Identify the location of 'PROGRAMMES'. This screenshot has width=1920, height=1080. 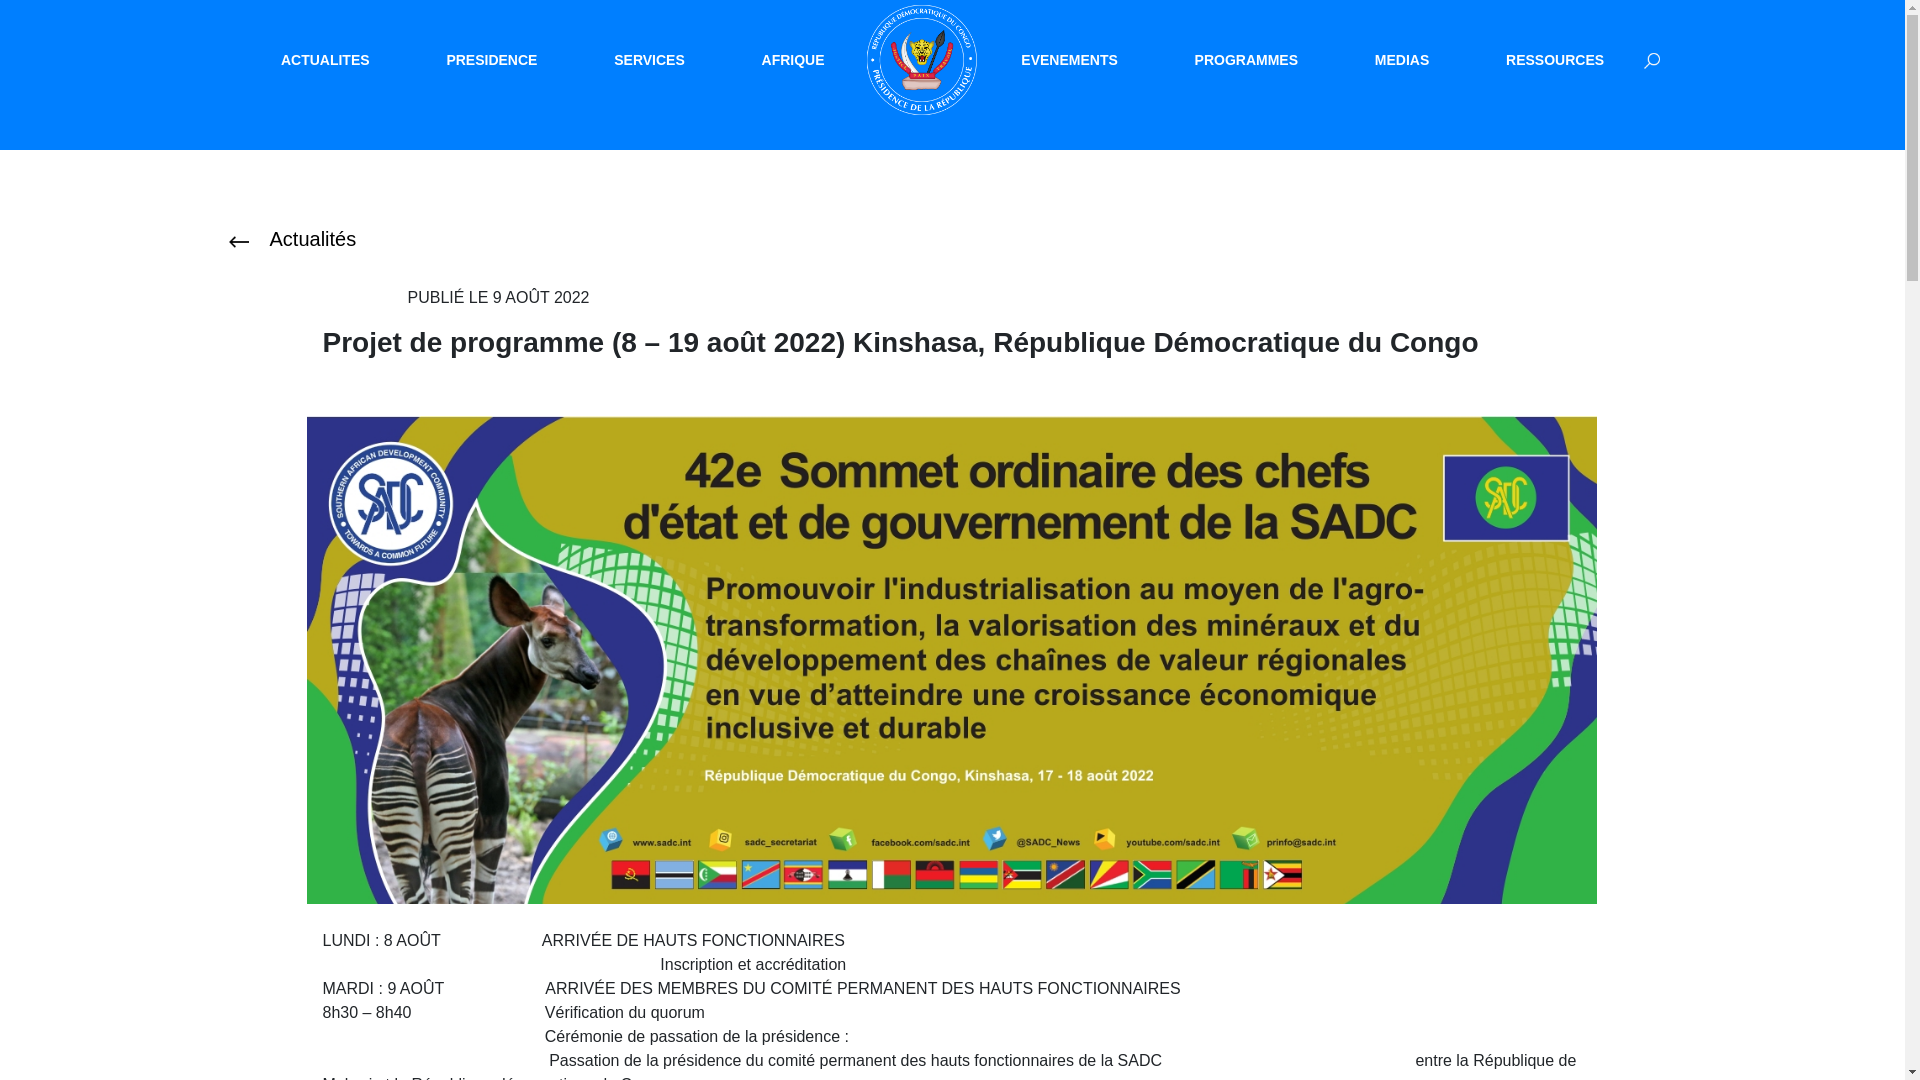
(1195, 59).